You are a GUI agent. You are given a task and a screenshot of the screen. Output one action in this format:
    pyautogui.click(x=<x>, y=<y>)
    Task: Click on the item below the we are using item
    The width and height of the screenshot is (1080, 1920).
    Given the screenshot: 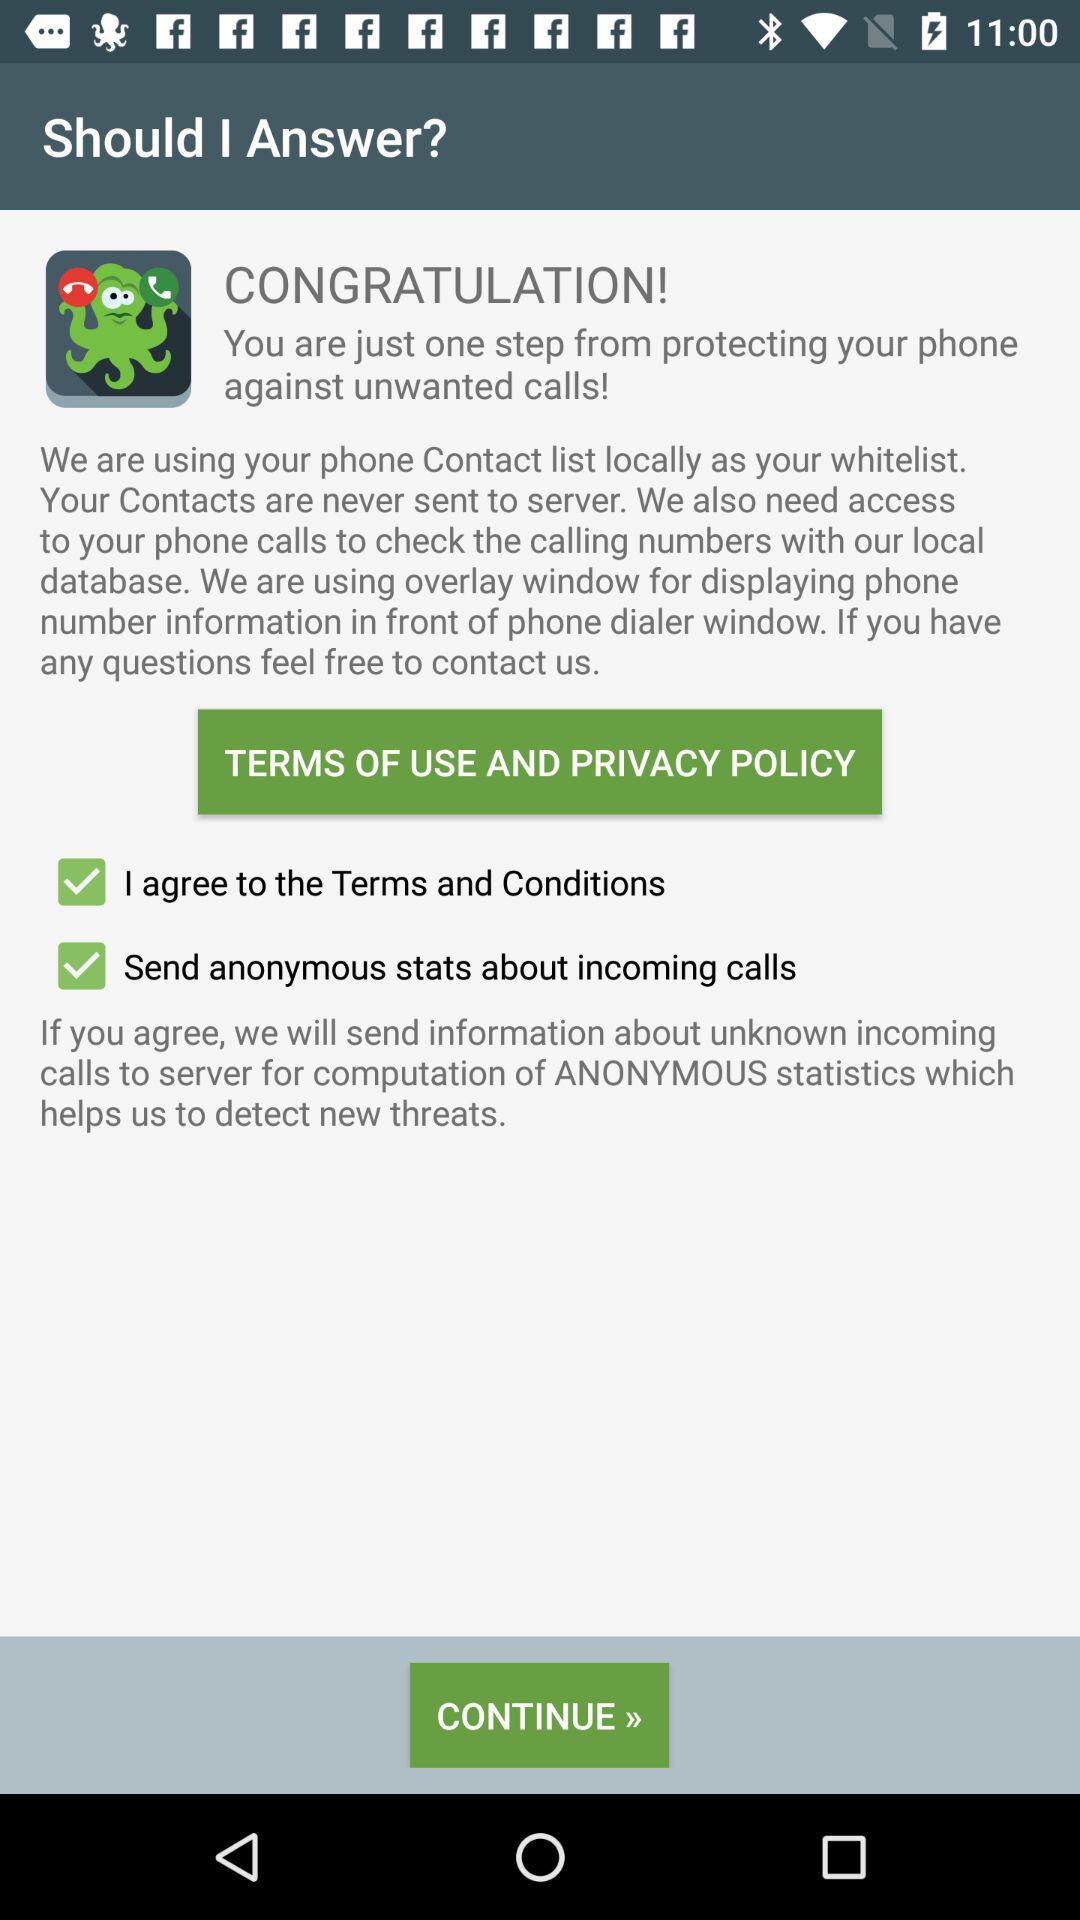 What is the action you would take?
    pyautogui.click(x=540, y=761)
    